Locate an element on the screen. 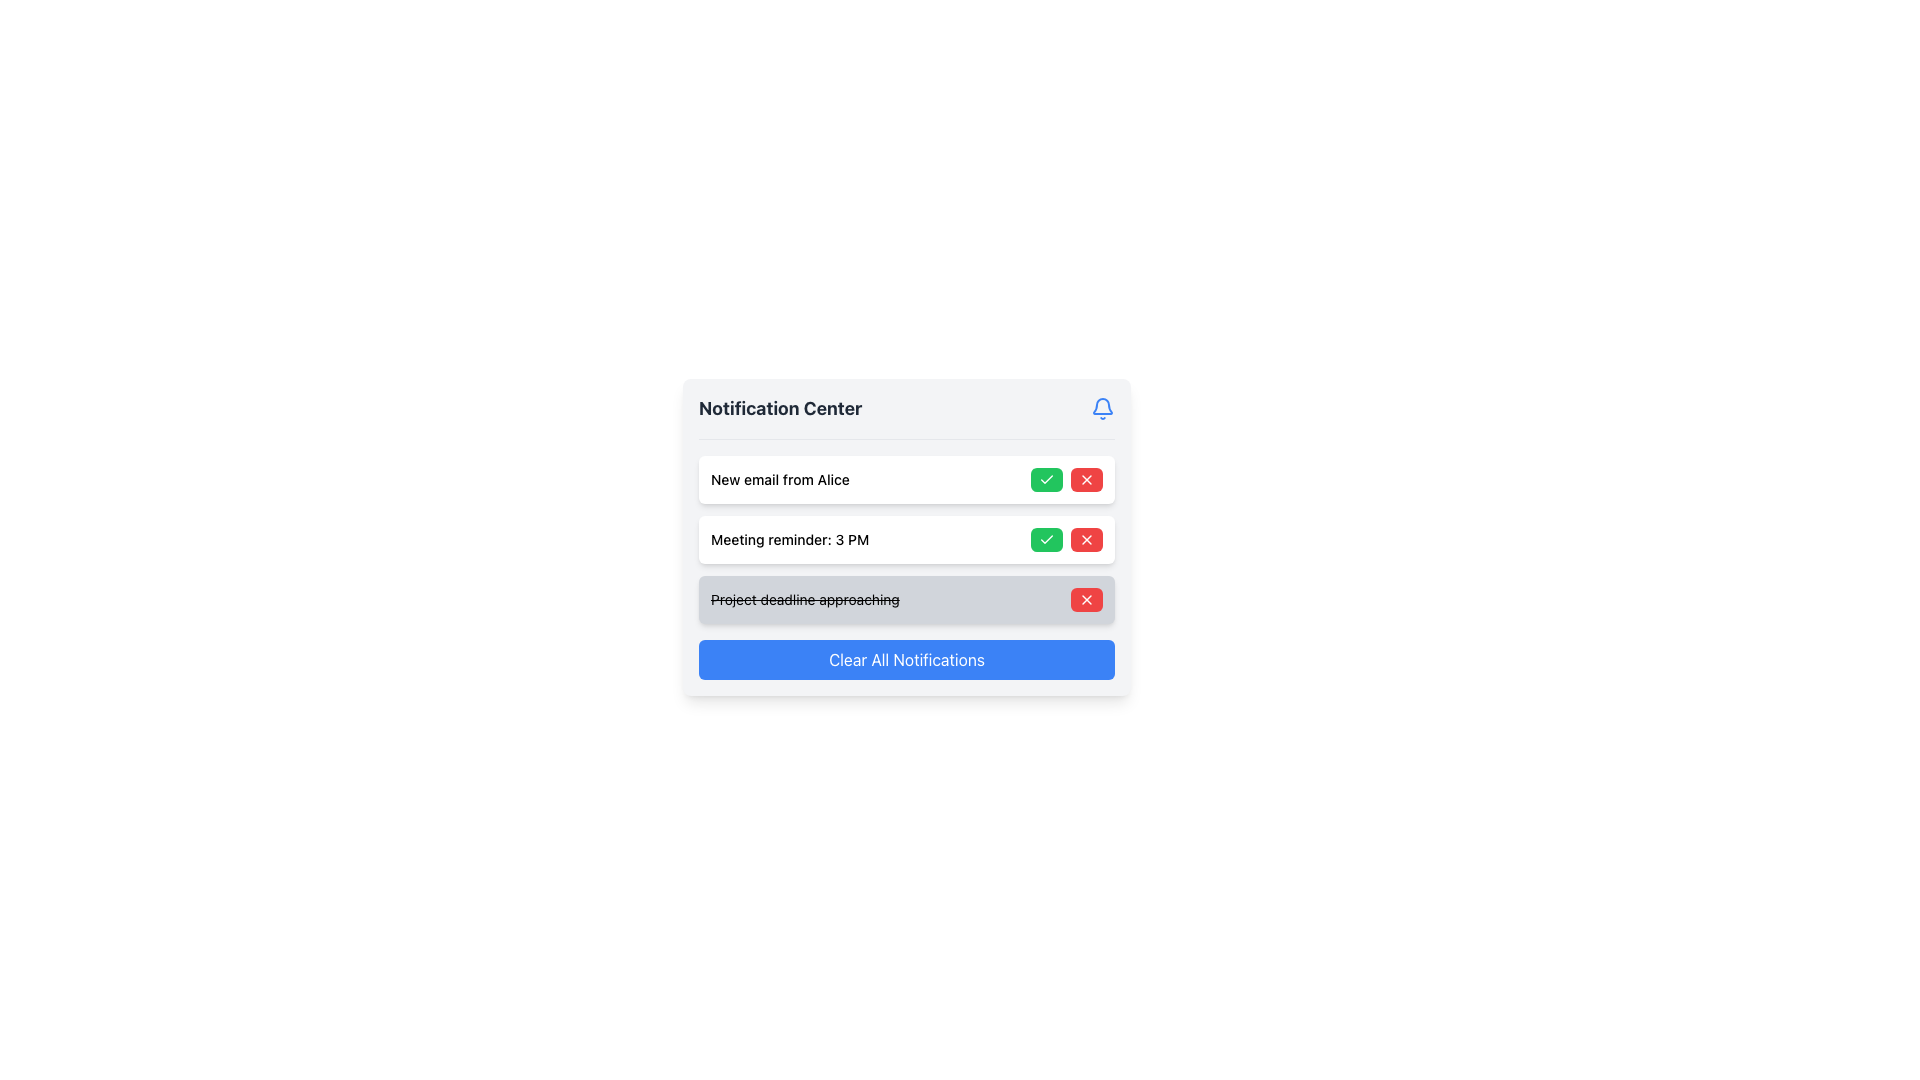 This screenshot has width=1920, height=1080. the close icon button in the third notification row is located at coordinates (1085, 599).